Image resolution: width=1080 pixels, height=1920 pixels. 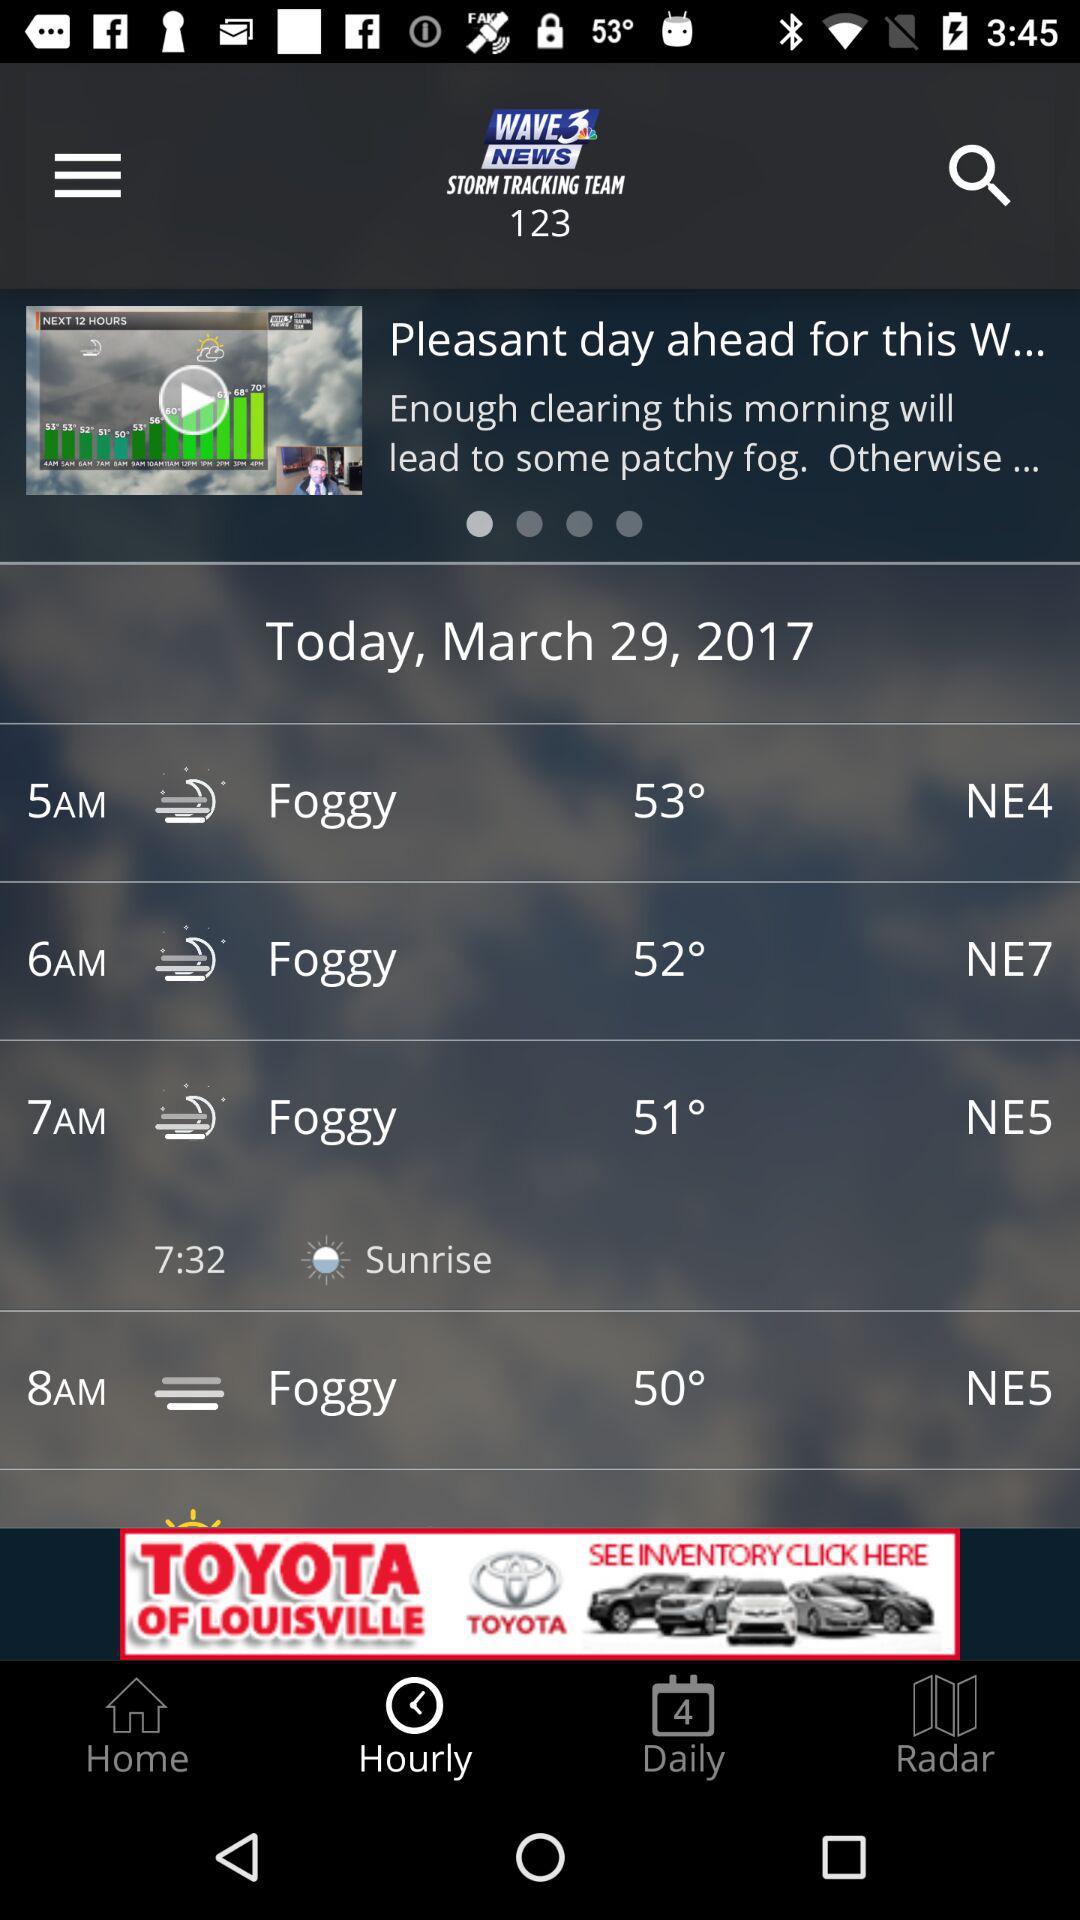 What do you see at coordinates (193, 1388) in the screenshot?
I see `icon right of 8 am` at bounding box center [193, 1388].